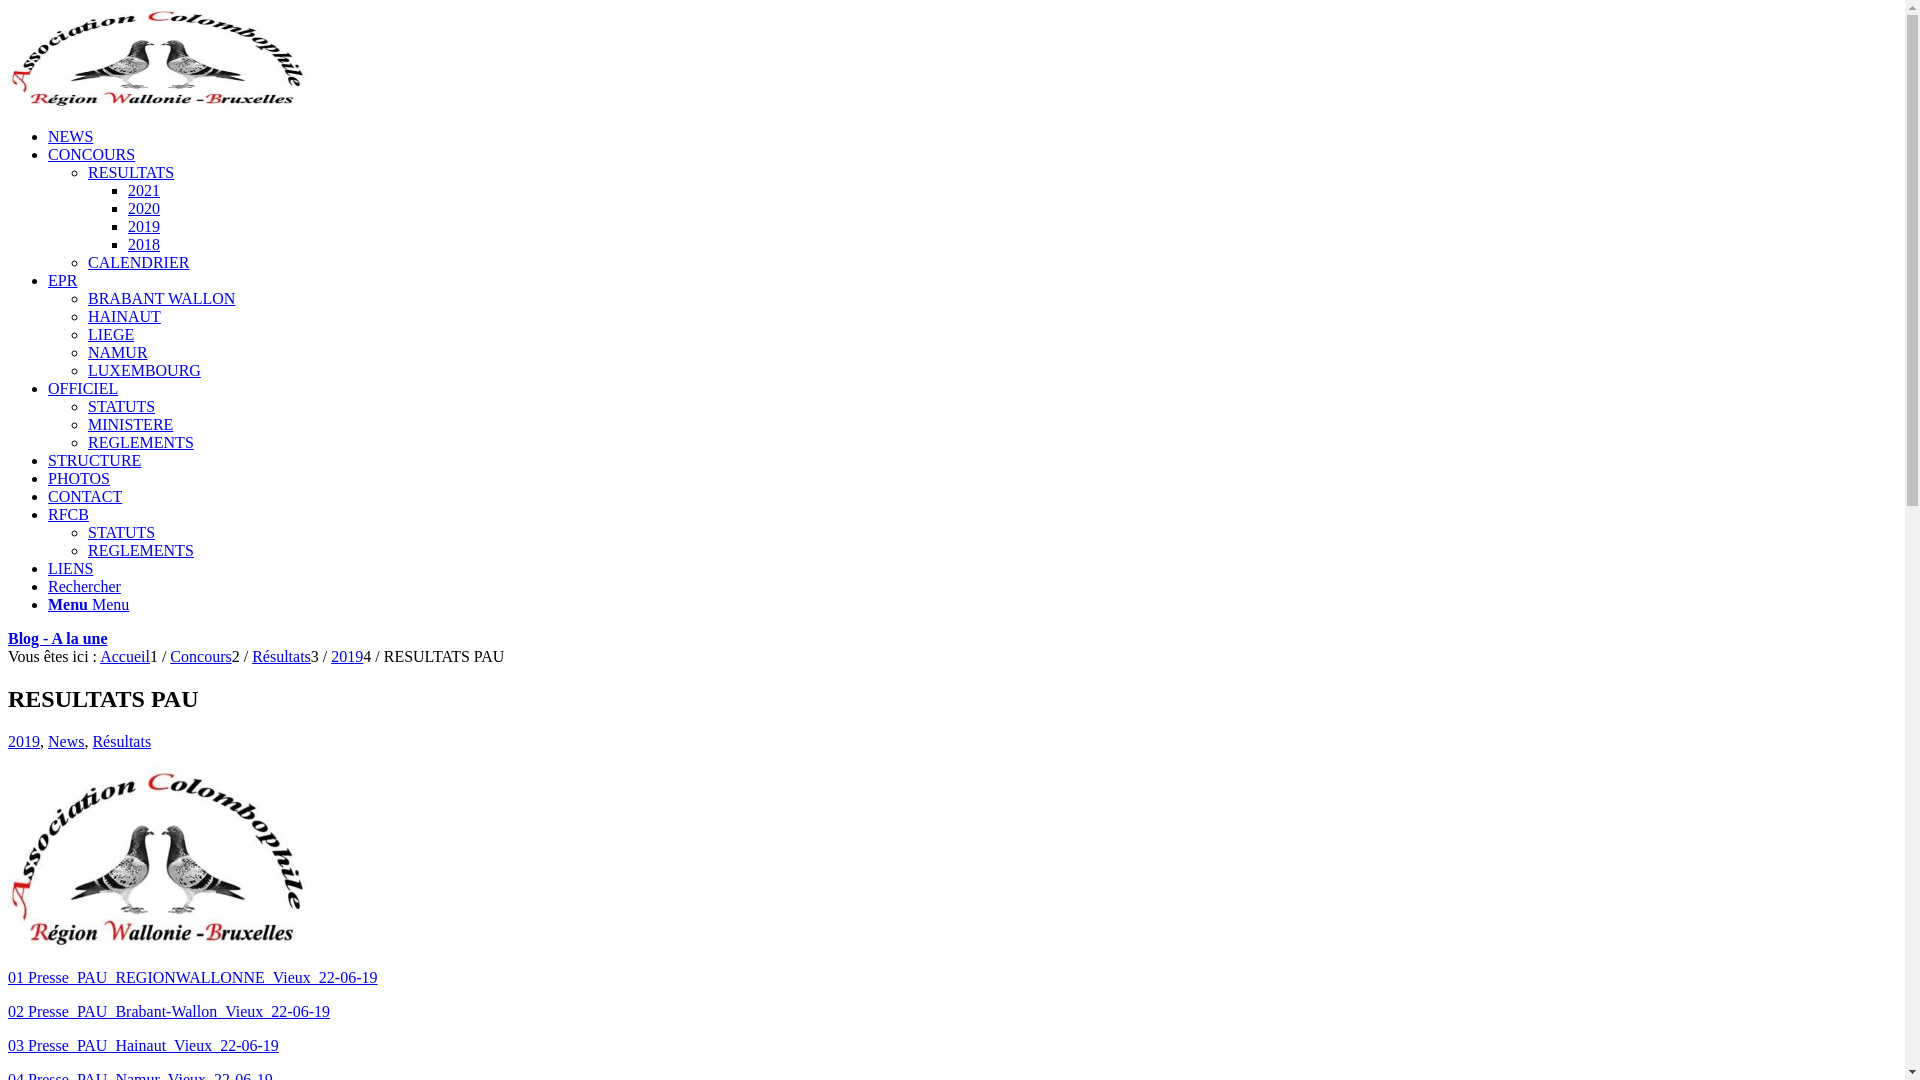 This screenshot has width=1920, height=1080. What do you see at coordinates (24, 741) in the screenshot?
I see `'2019'` at bounding box center [24, 741].